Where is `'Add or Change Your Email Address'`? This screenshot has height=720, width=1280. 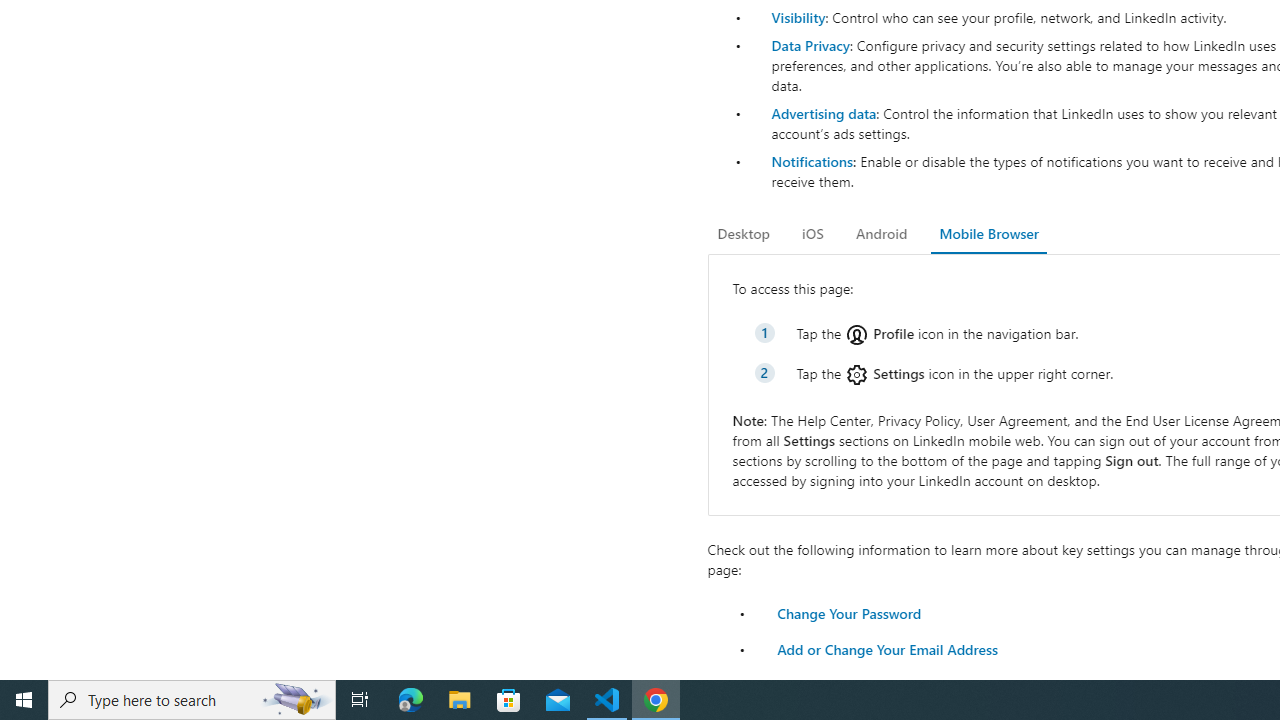 'Add or Change Your Email Address' is located at coordinates (886, 649).